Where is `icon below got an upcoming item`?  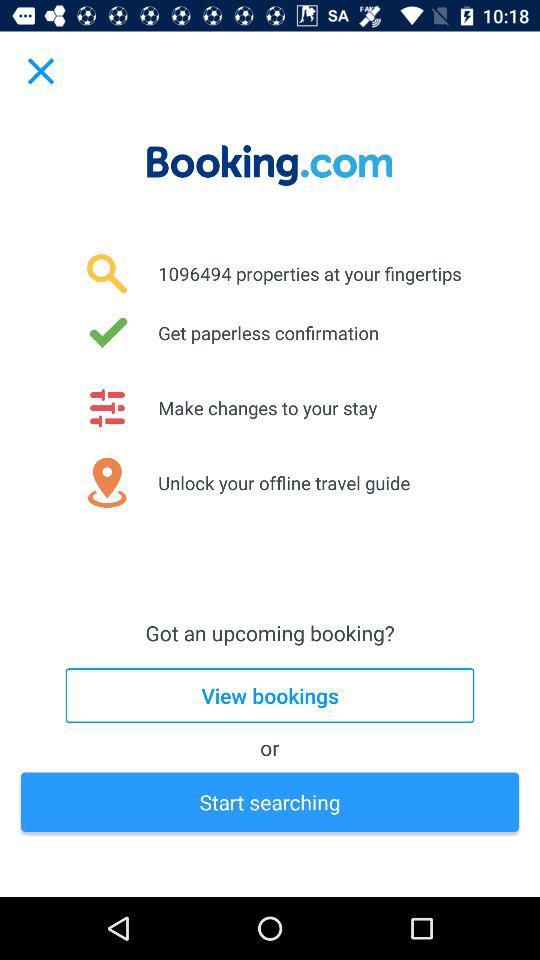
icon below got an upcoming item is located at coordinates (270, 695).